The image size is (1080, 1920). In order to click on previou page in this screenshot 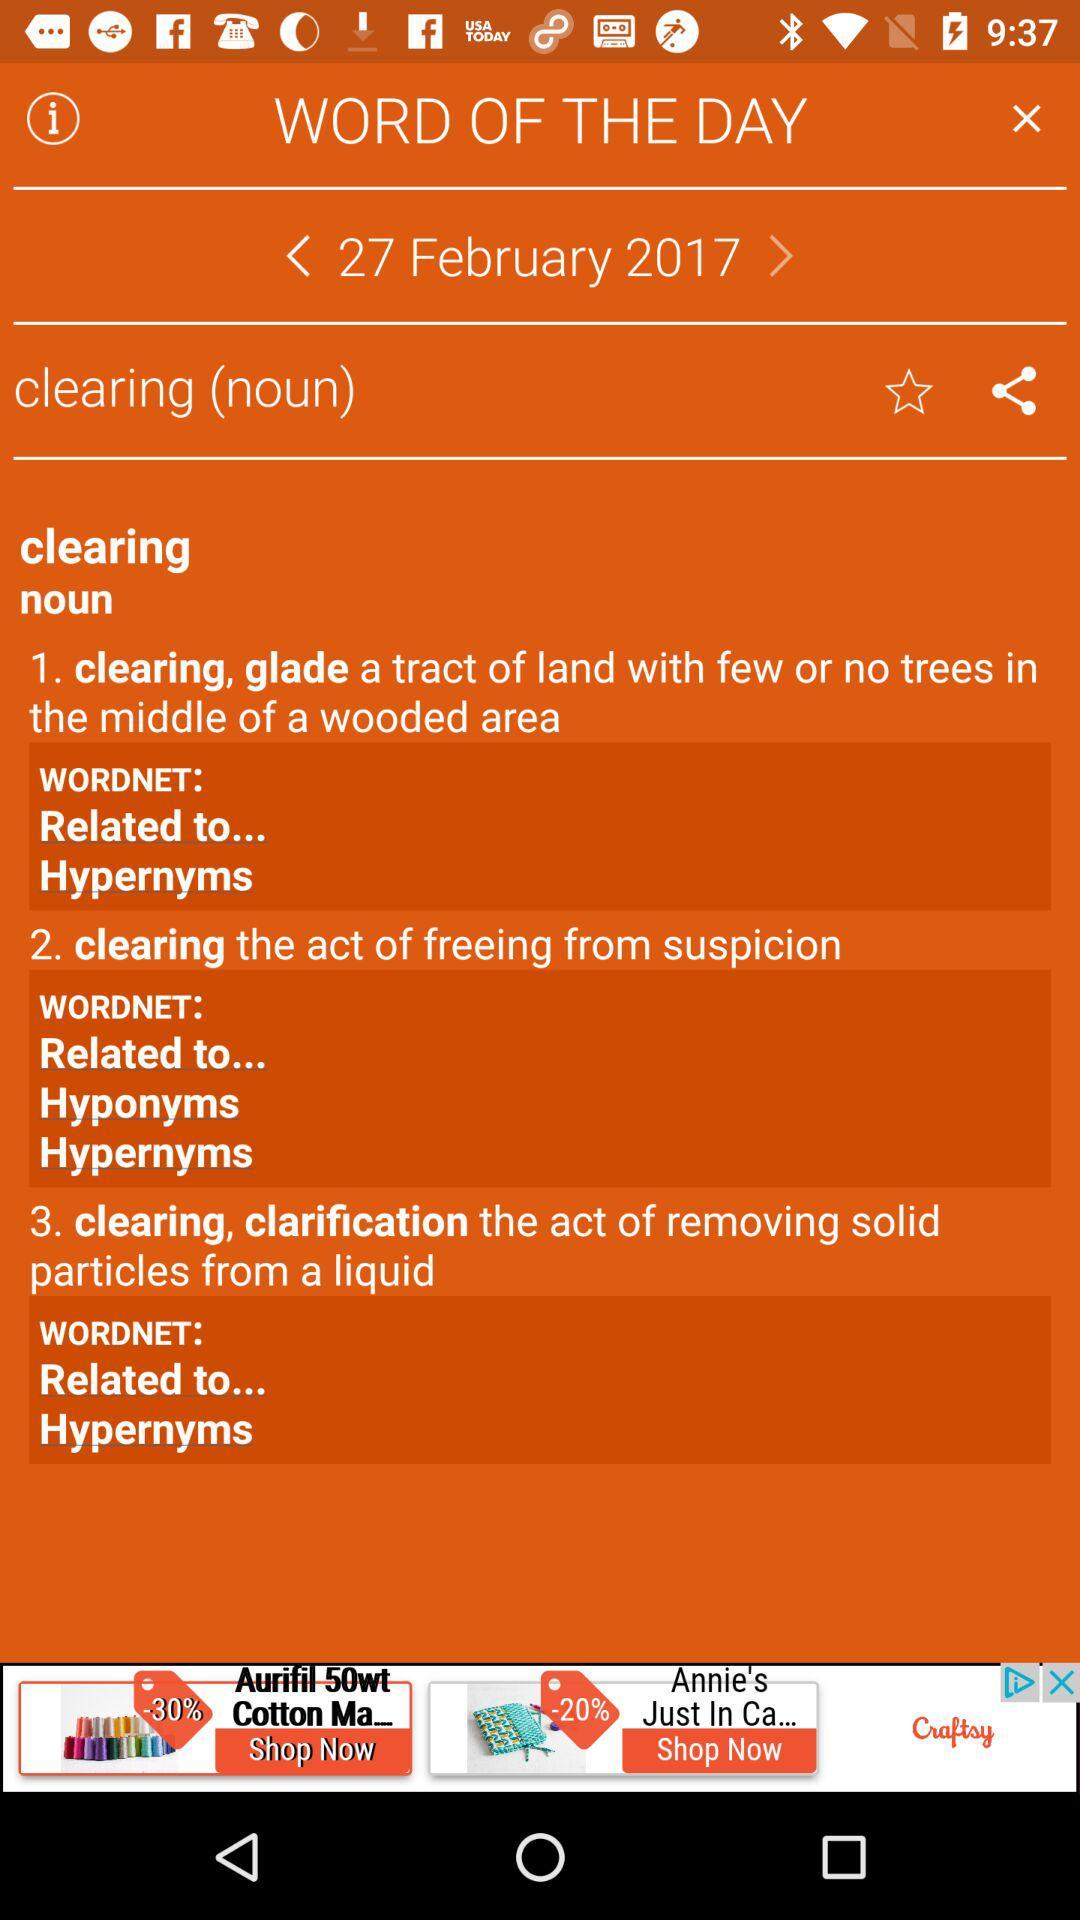, I will do `click(297, 254)`.